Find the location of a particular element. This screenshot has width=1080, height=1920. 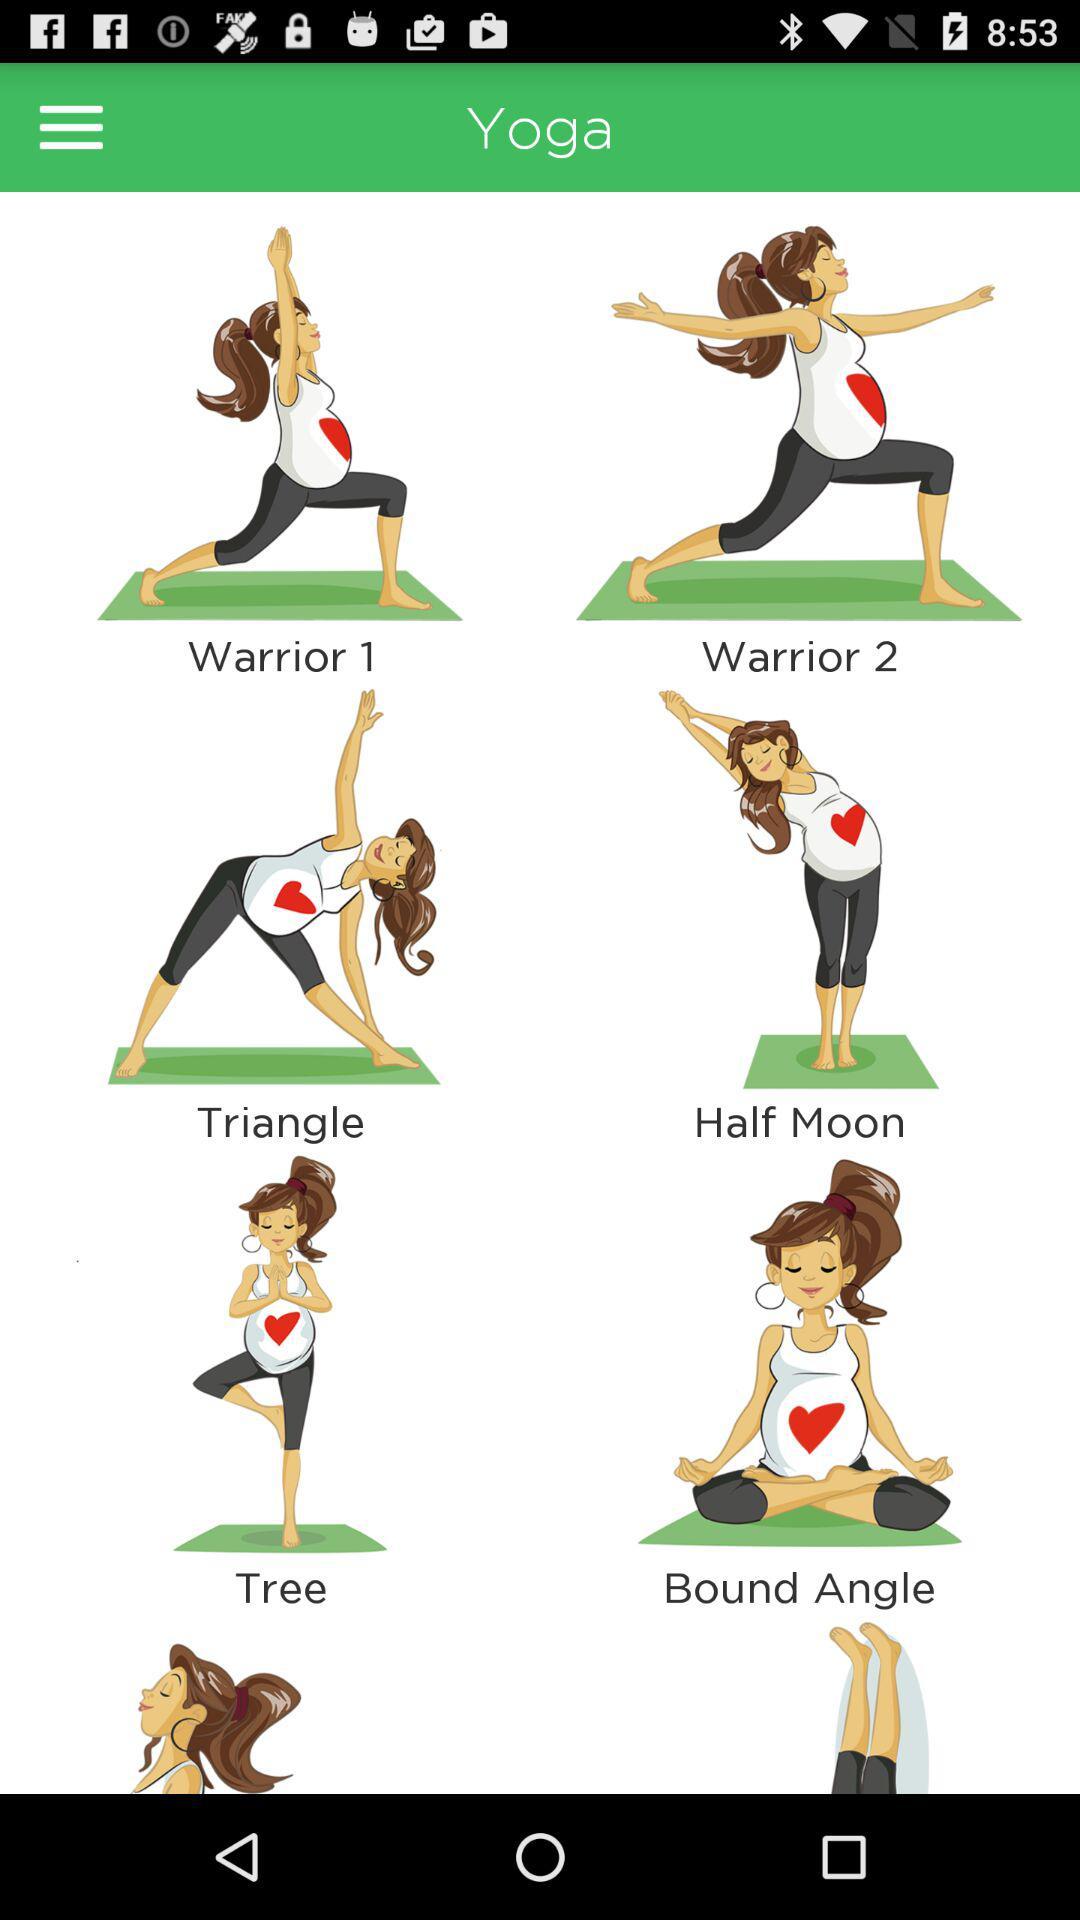

main page is located at coordinates (70, 126).